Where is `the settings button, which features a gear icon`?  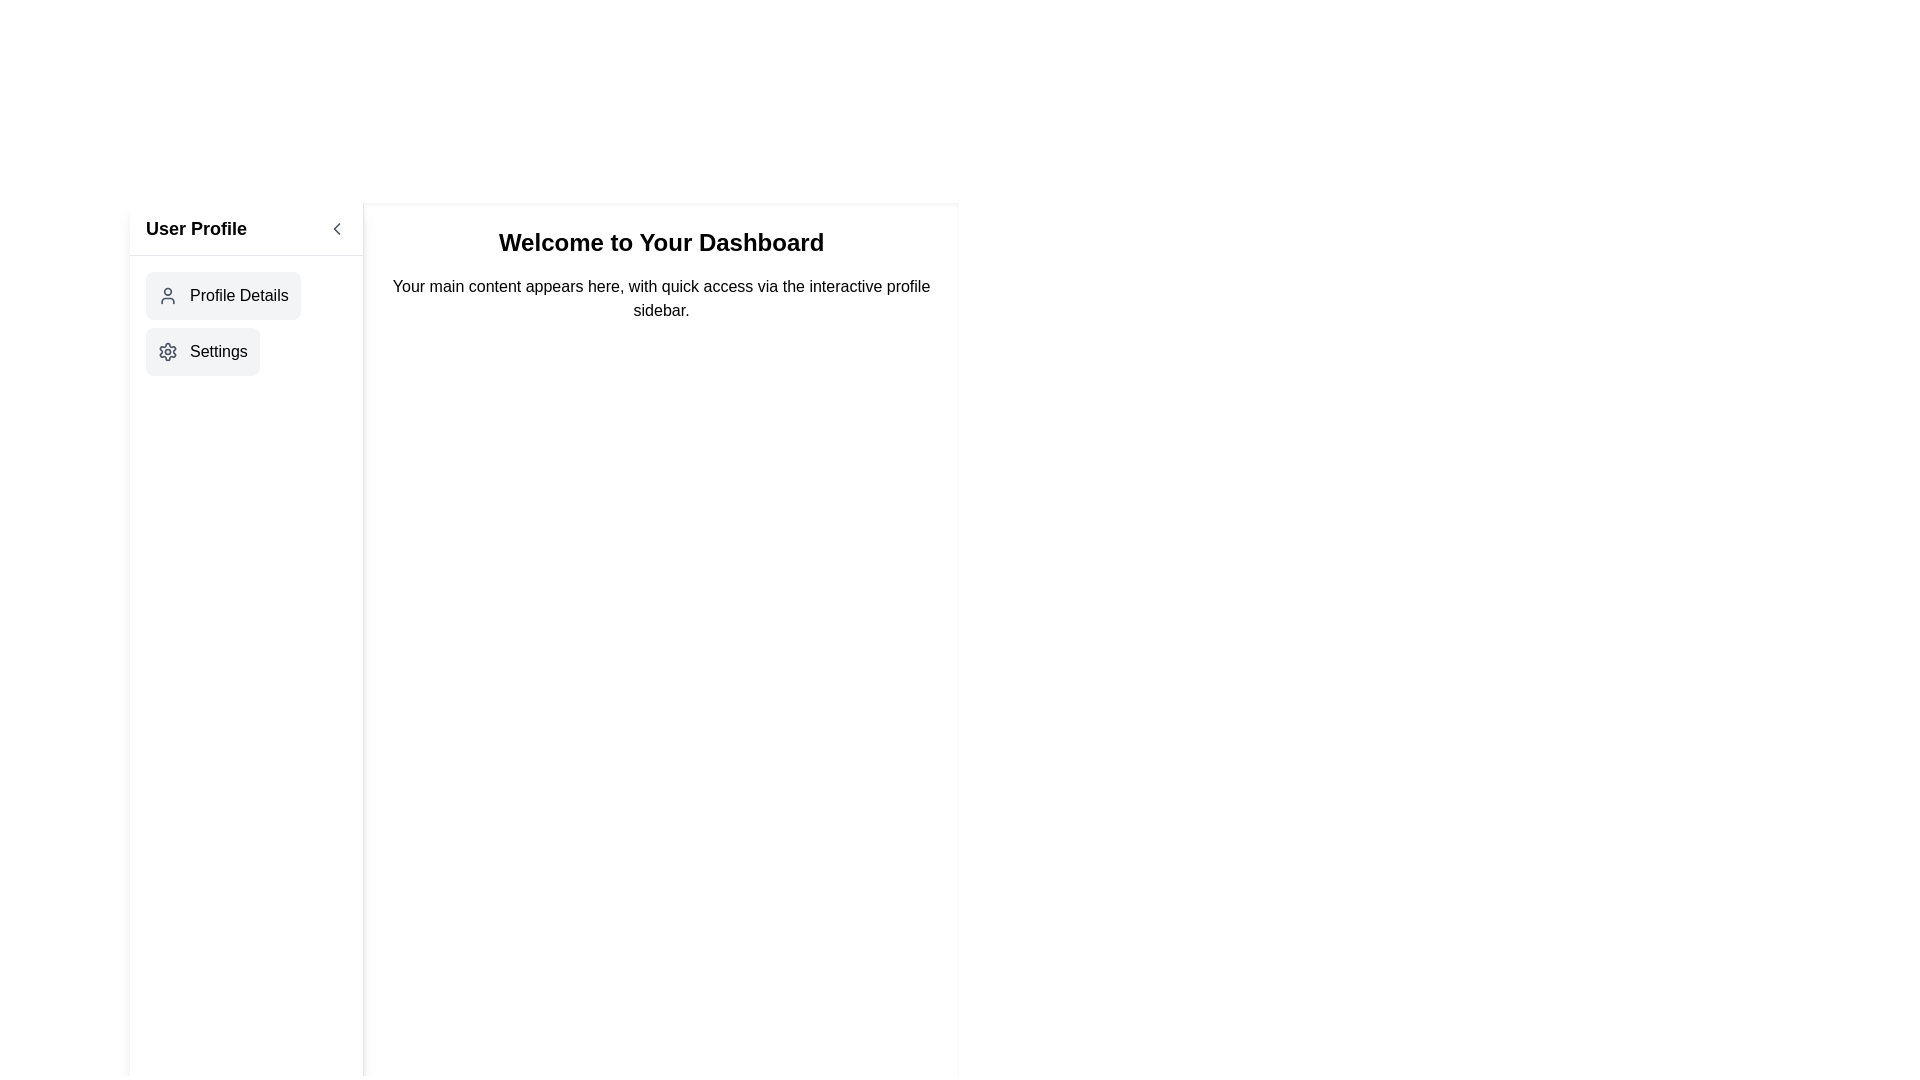
the settings button, which features a gear icon is located at coordinates (168, 350).